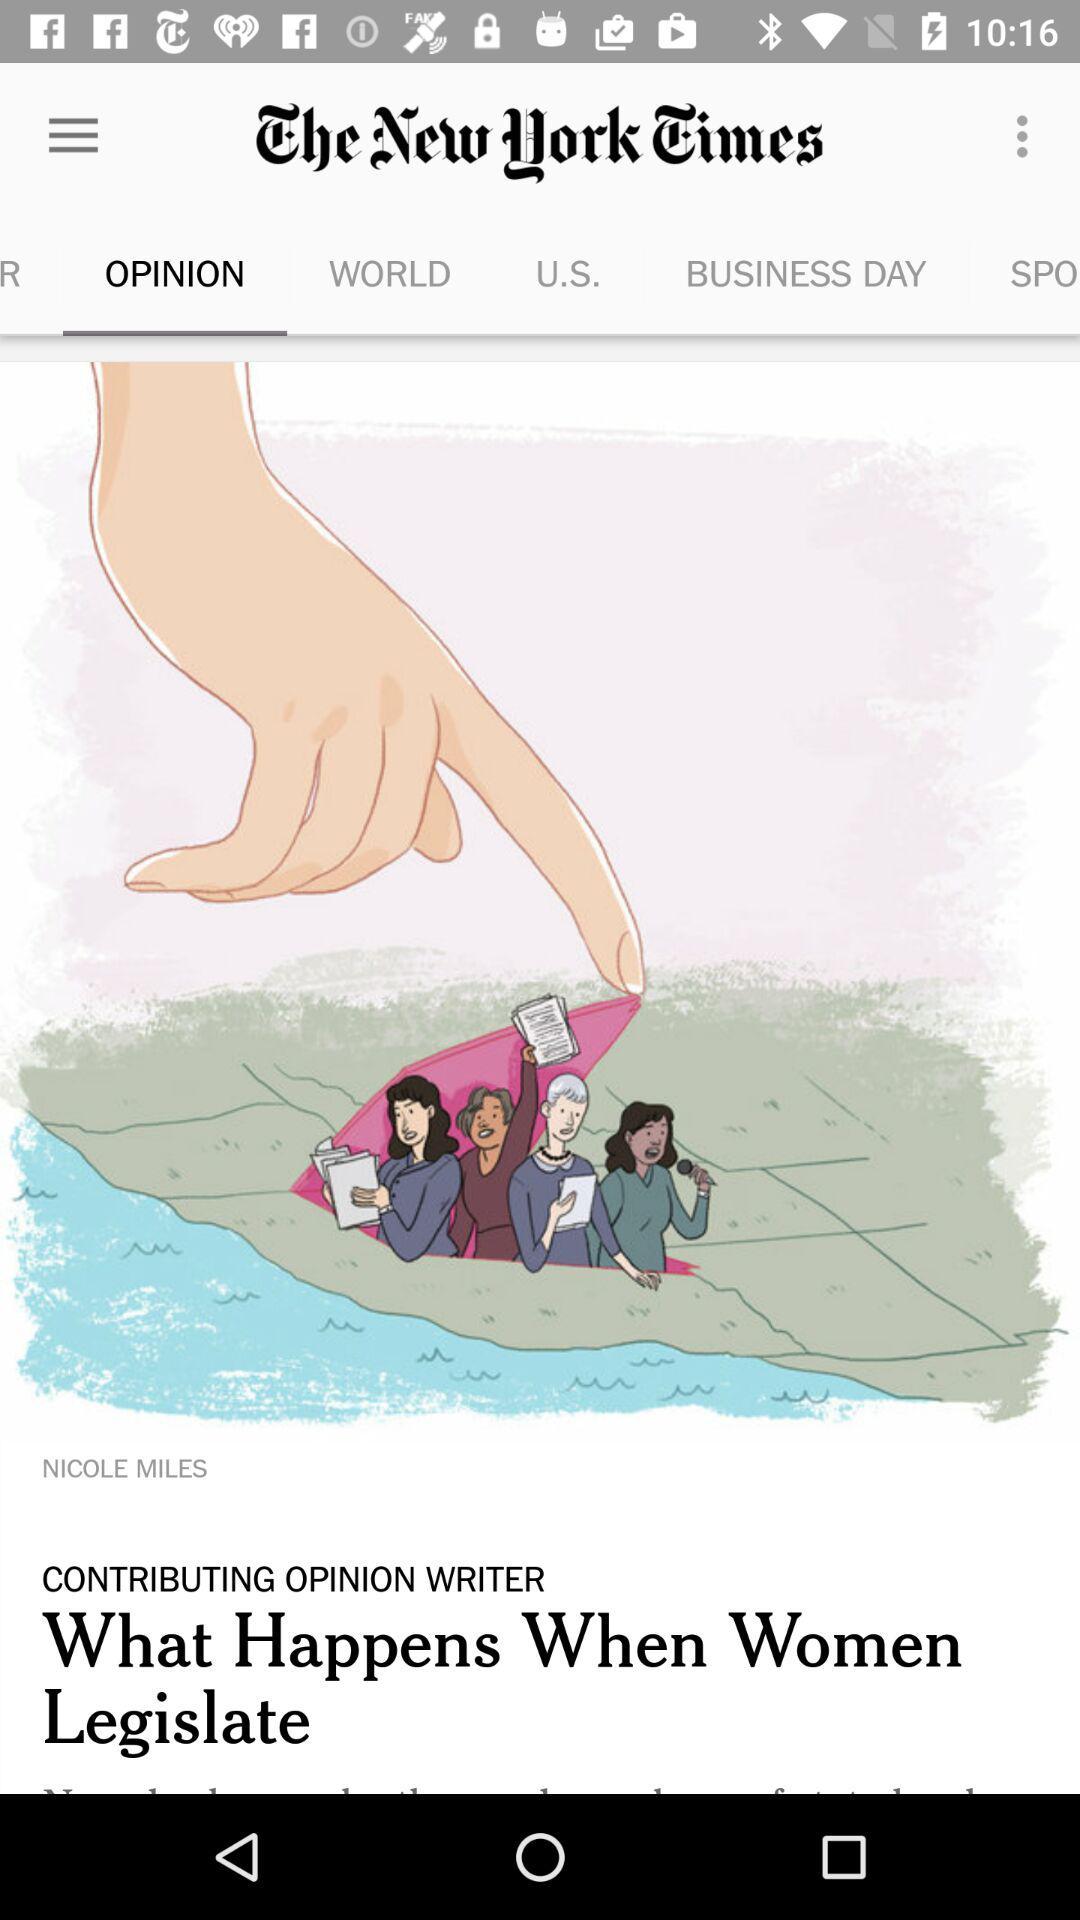 This screenshot has height=1920, width=1080. Describe the element at coordinates (390, 272) in the screenshot. I see `icon next to the u.s.` at that location.